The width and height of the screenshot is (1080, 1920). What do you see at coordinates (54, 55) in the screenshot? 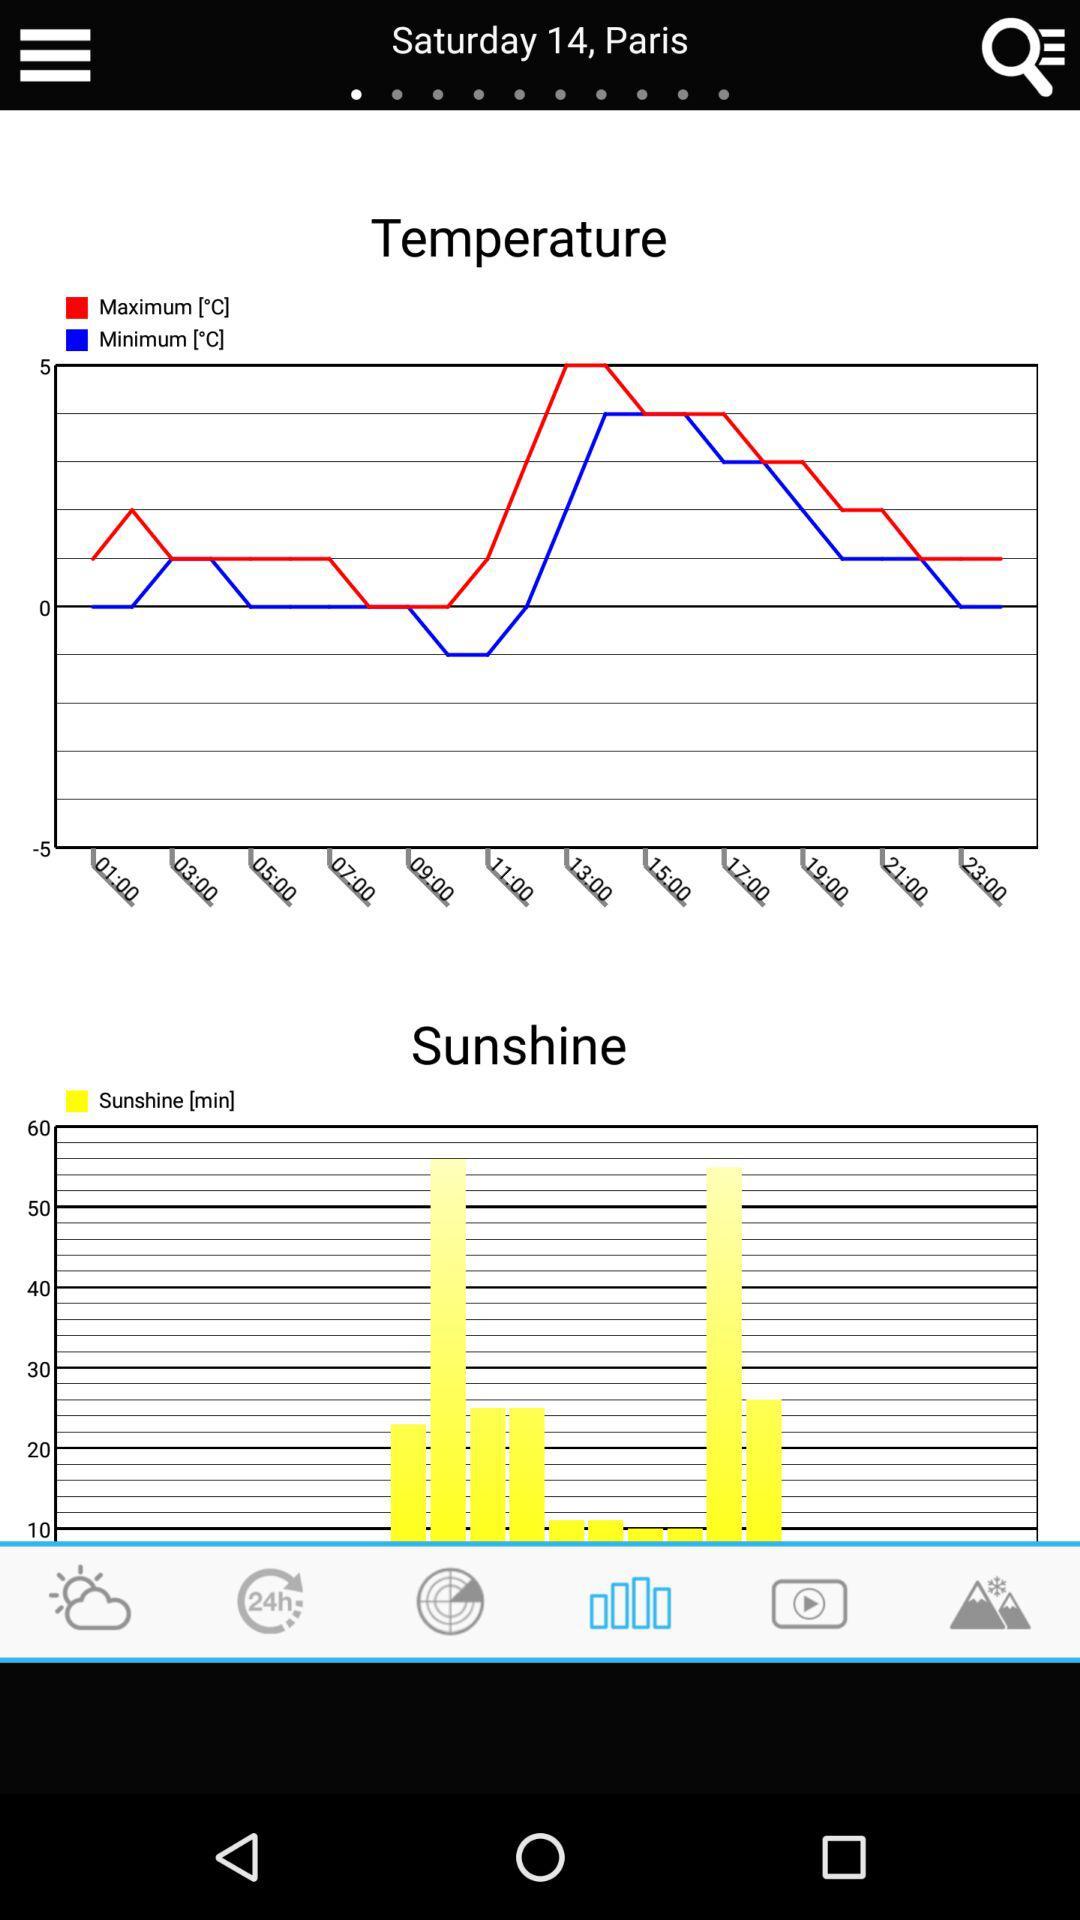
I see `open option menu` at bounding box center [54, 55].